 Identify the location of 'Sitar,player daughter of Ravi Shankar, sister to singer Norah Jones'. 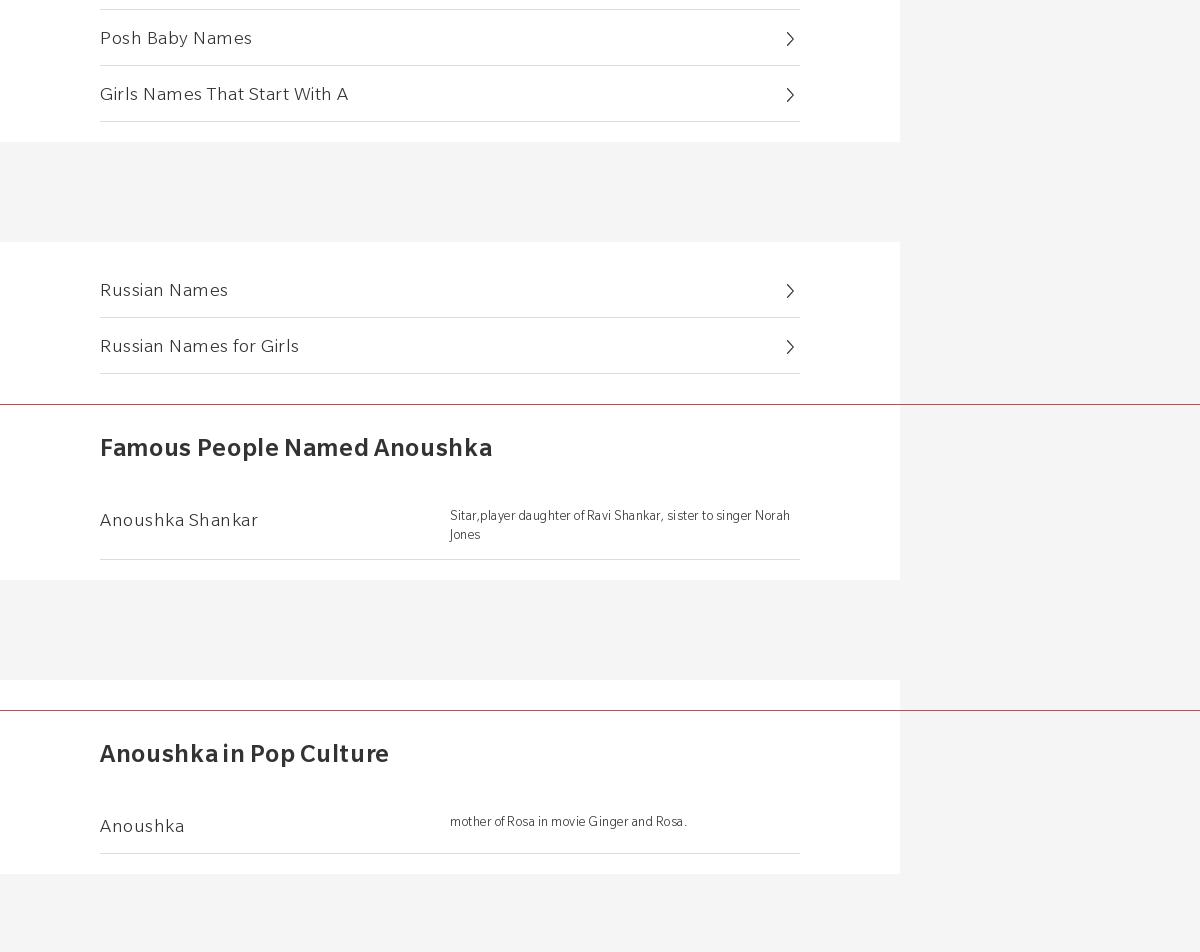
(620, 524).